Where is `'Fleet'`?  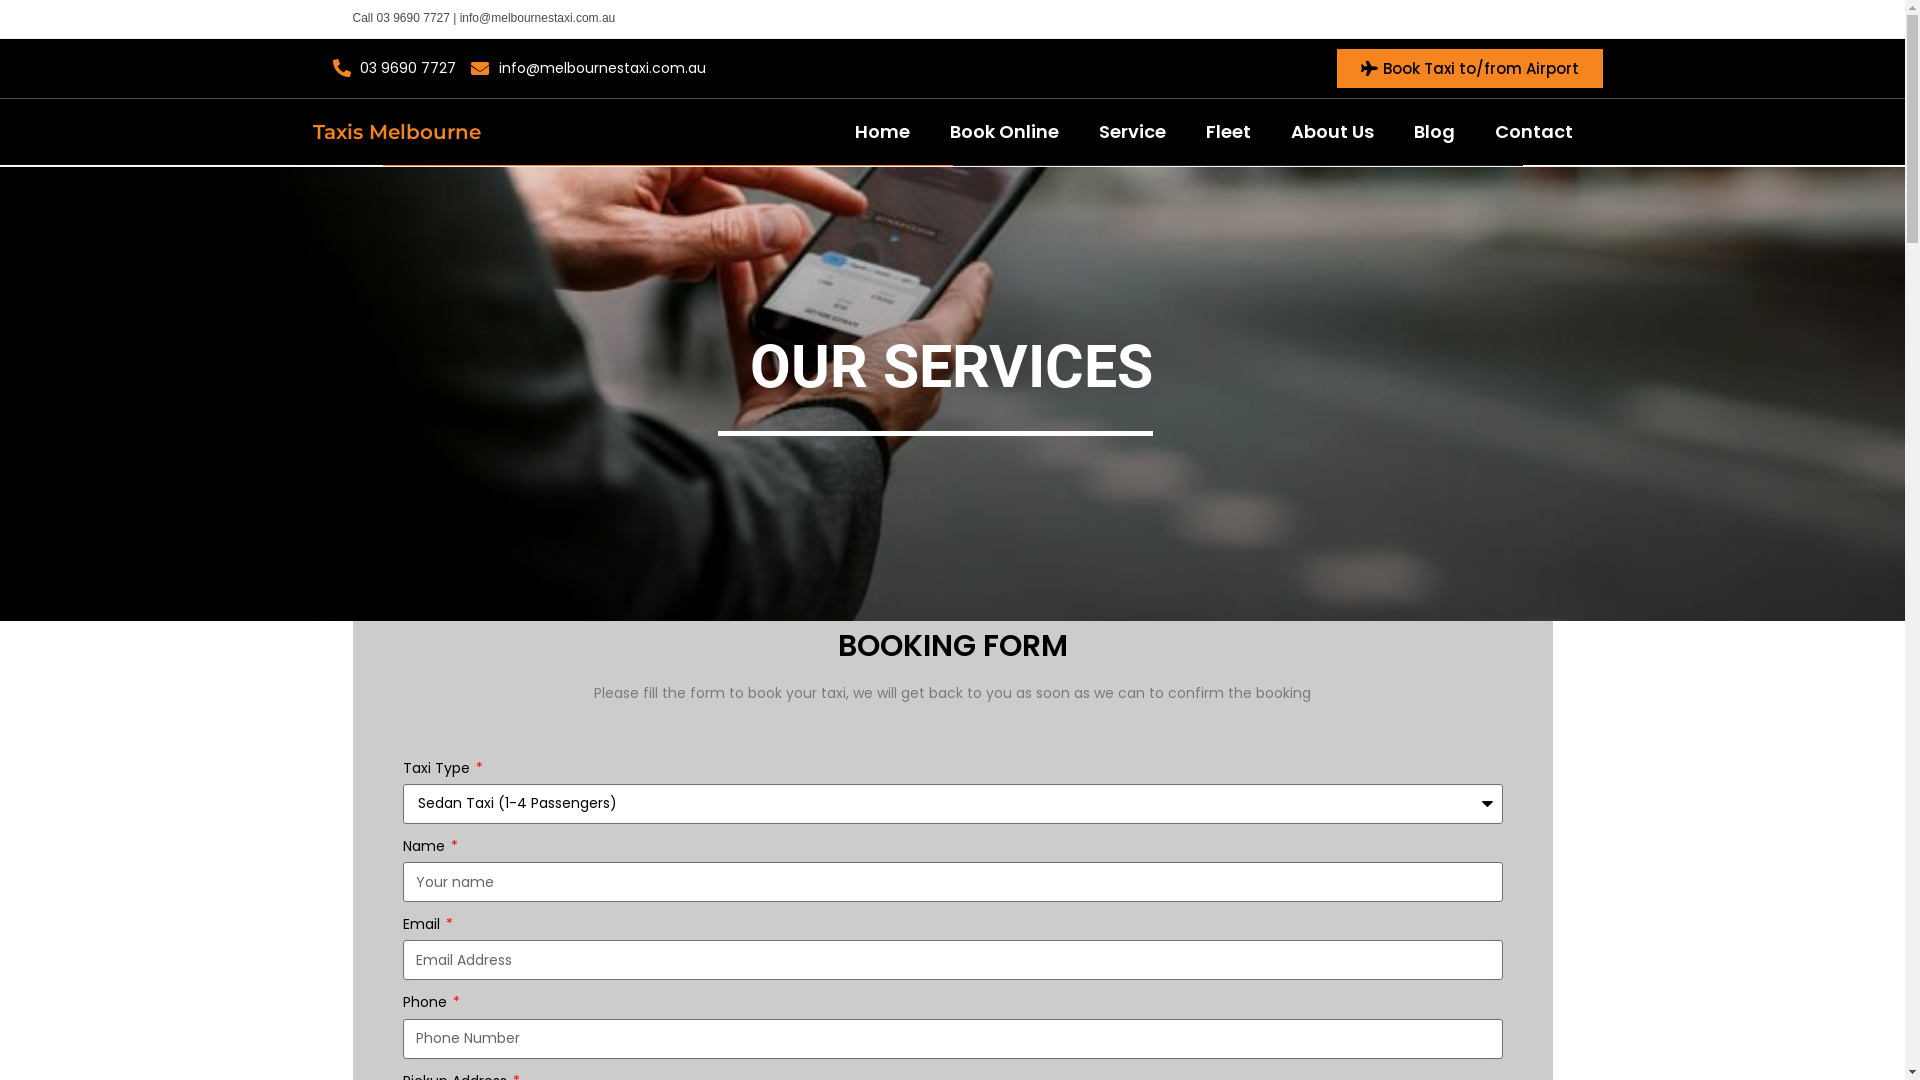 'Fleet' is located at coordinates (1227, 131).